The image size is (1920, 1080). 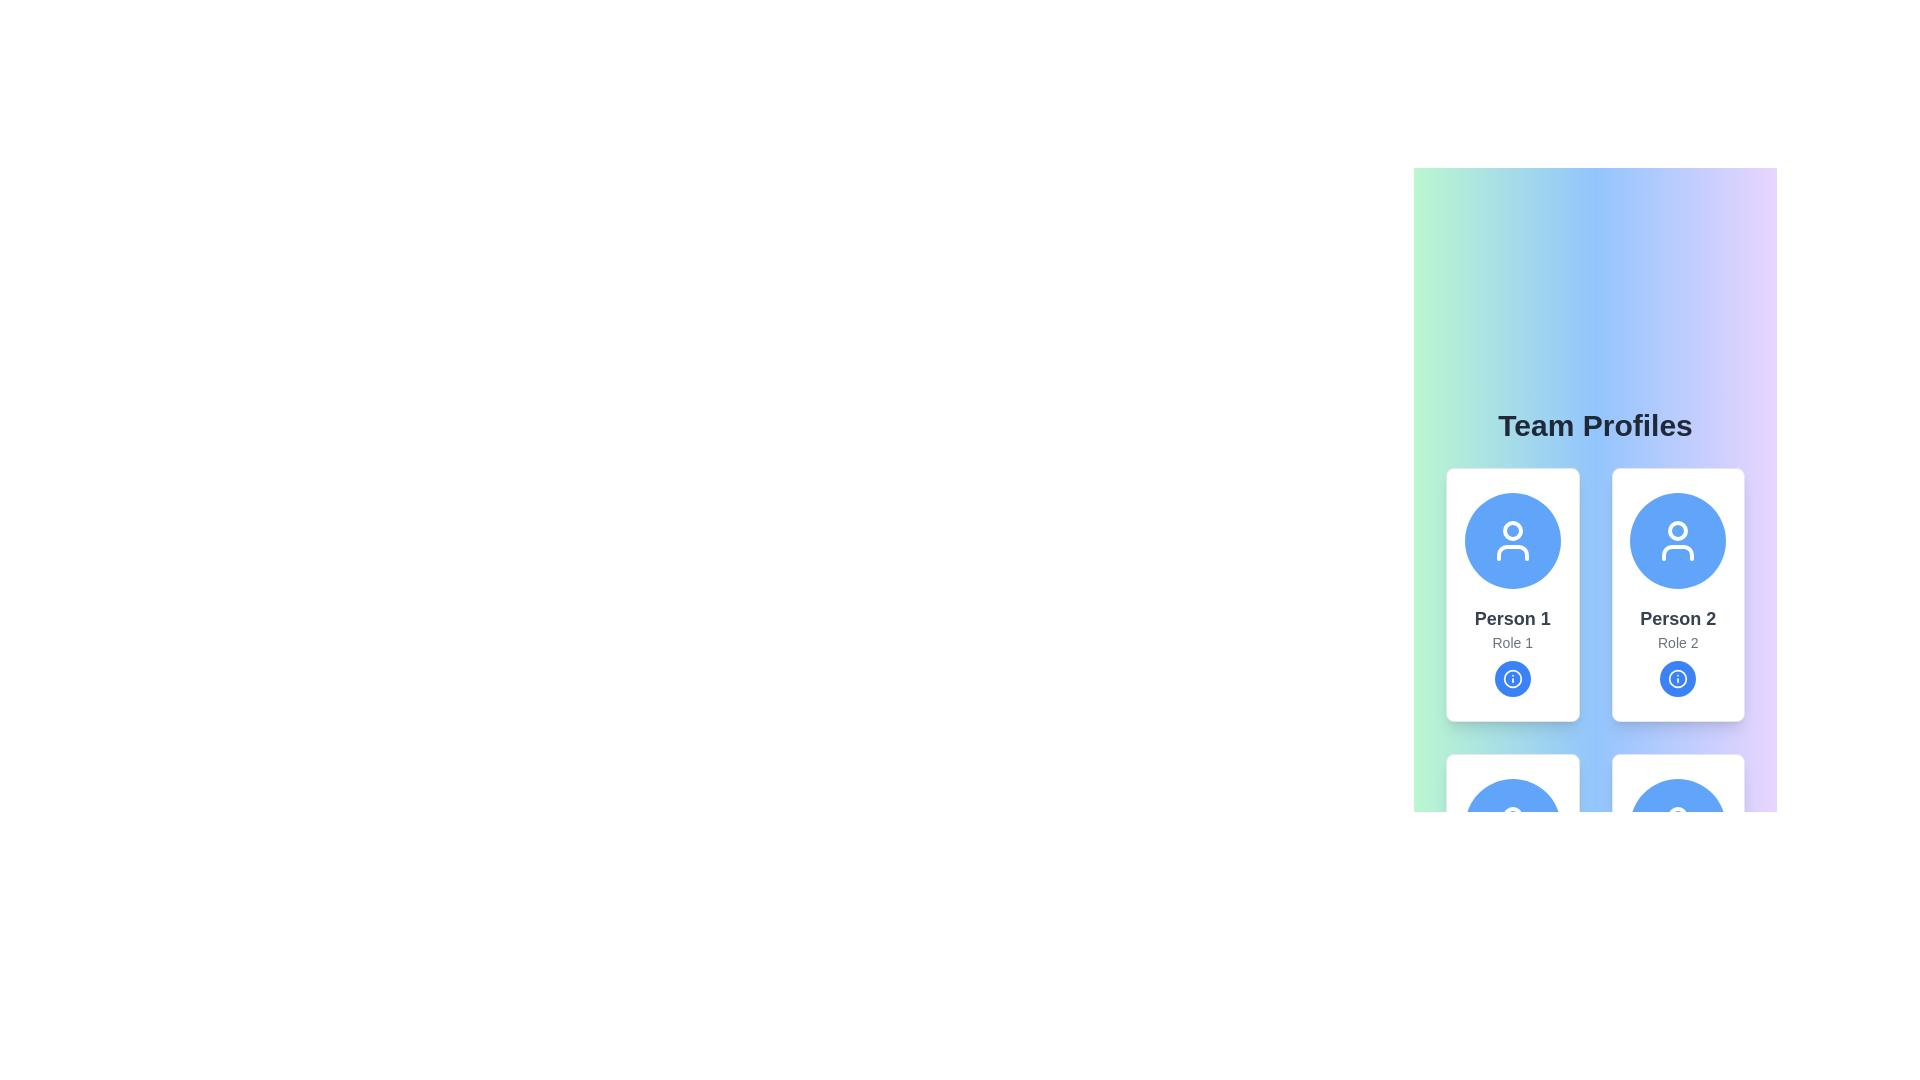 What do you see at coordinates (1678, 826) in the screenshot?
I see `the avatar representing 'Person 4' in the team profile grid, which is visually centered in its card` at bounding box center [1678, 826].